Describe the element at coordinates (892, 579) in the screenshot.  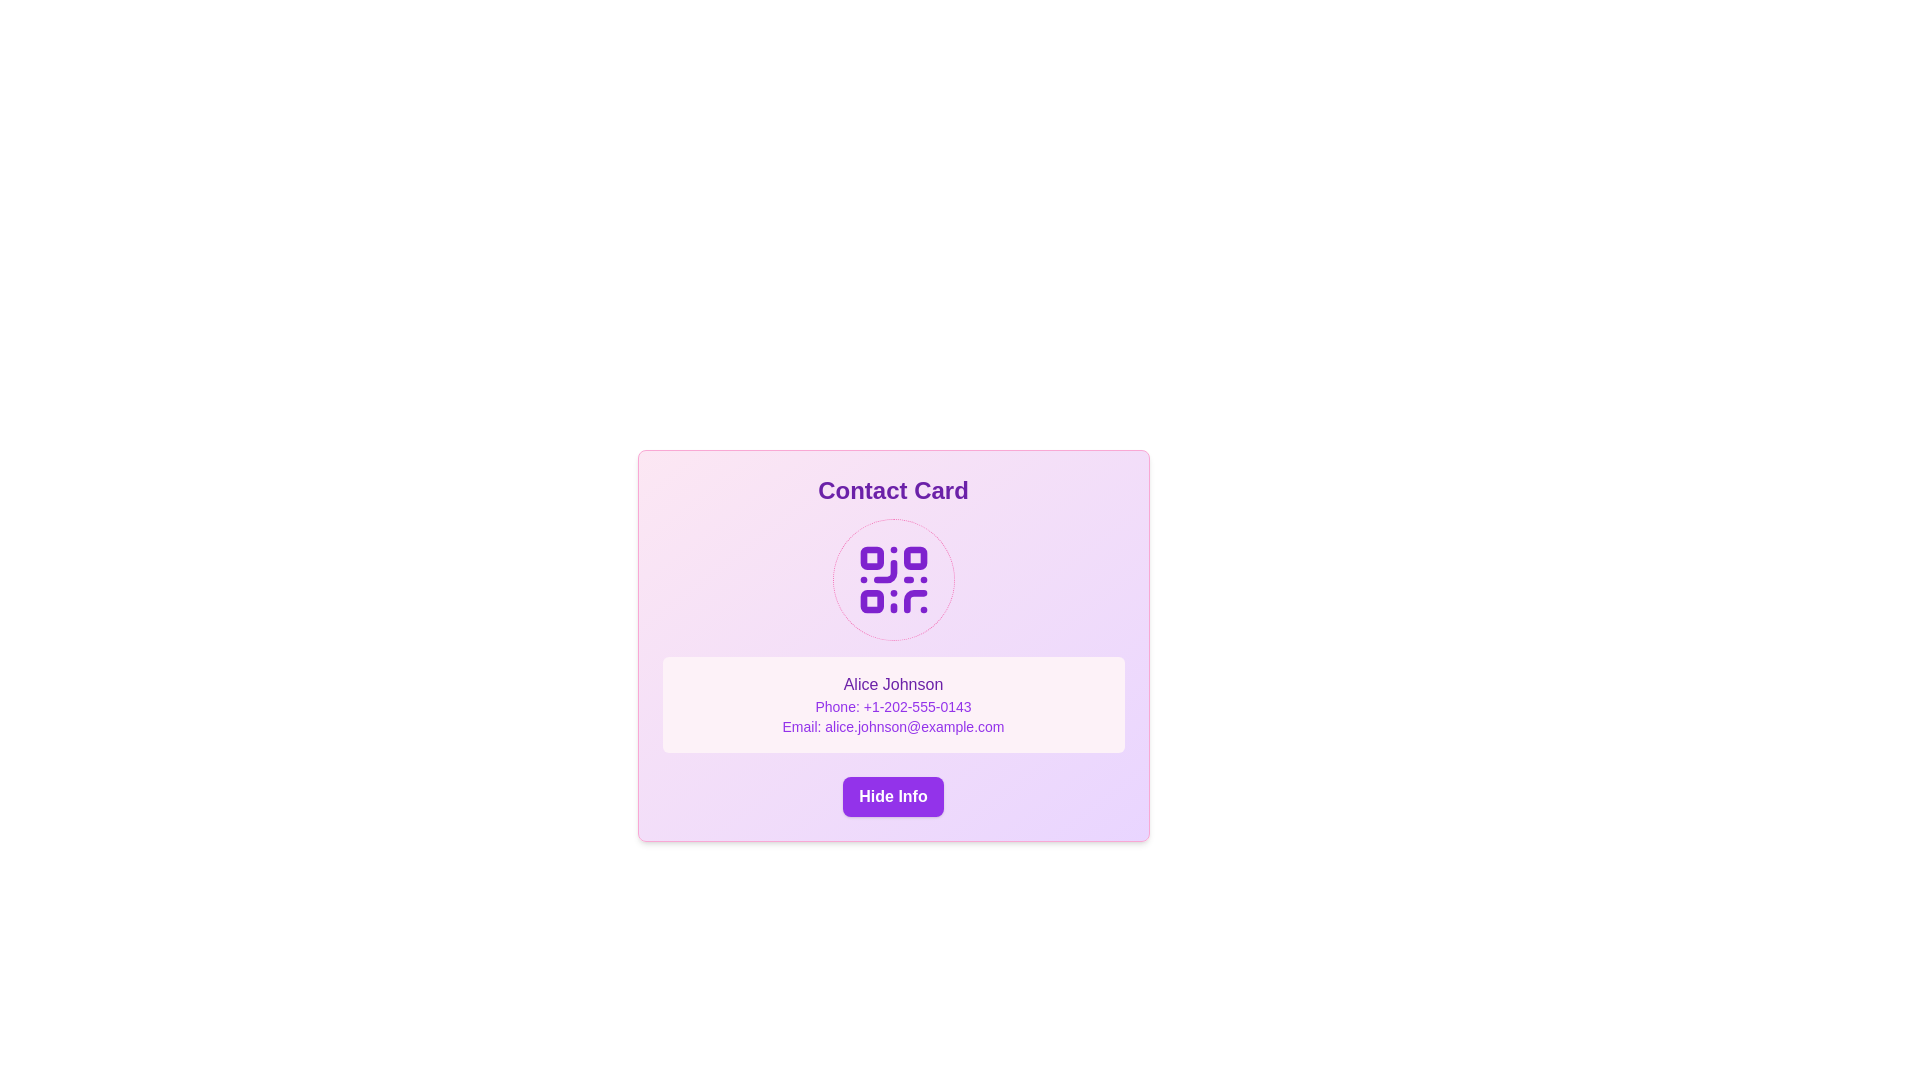
I see `the purple QR code icon that is centrally located within the circularly bordered area on the contact card interface` at that location.